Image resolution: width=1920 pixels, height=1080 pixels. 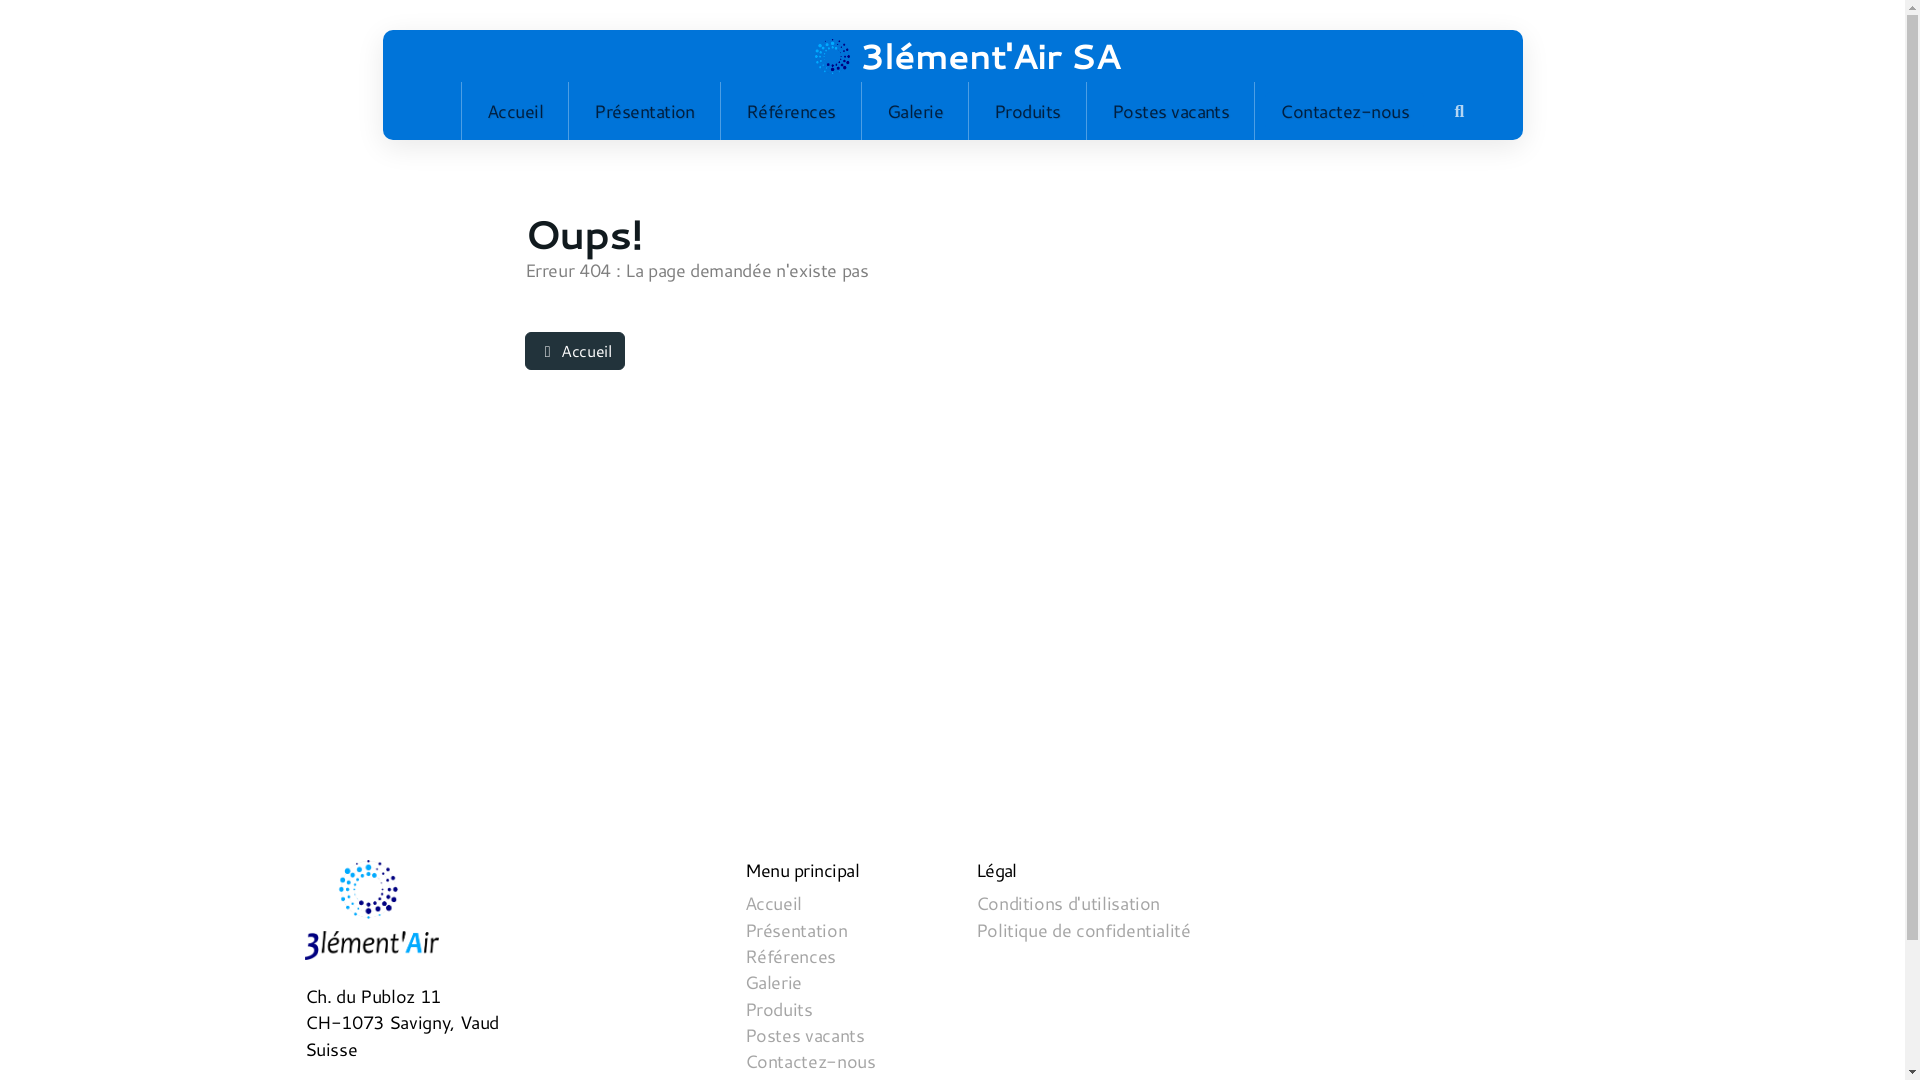 I want to click on 'Accueil', so click(x=573, y=350).